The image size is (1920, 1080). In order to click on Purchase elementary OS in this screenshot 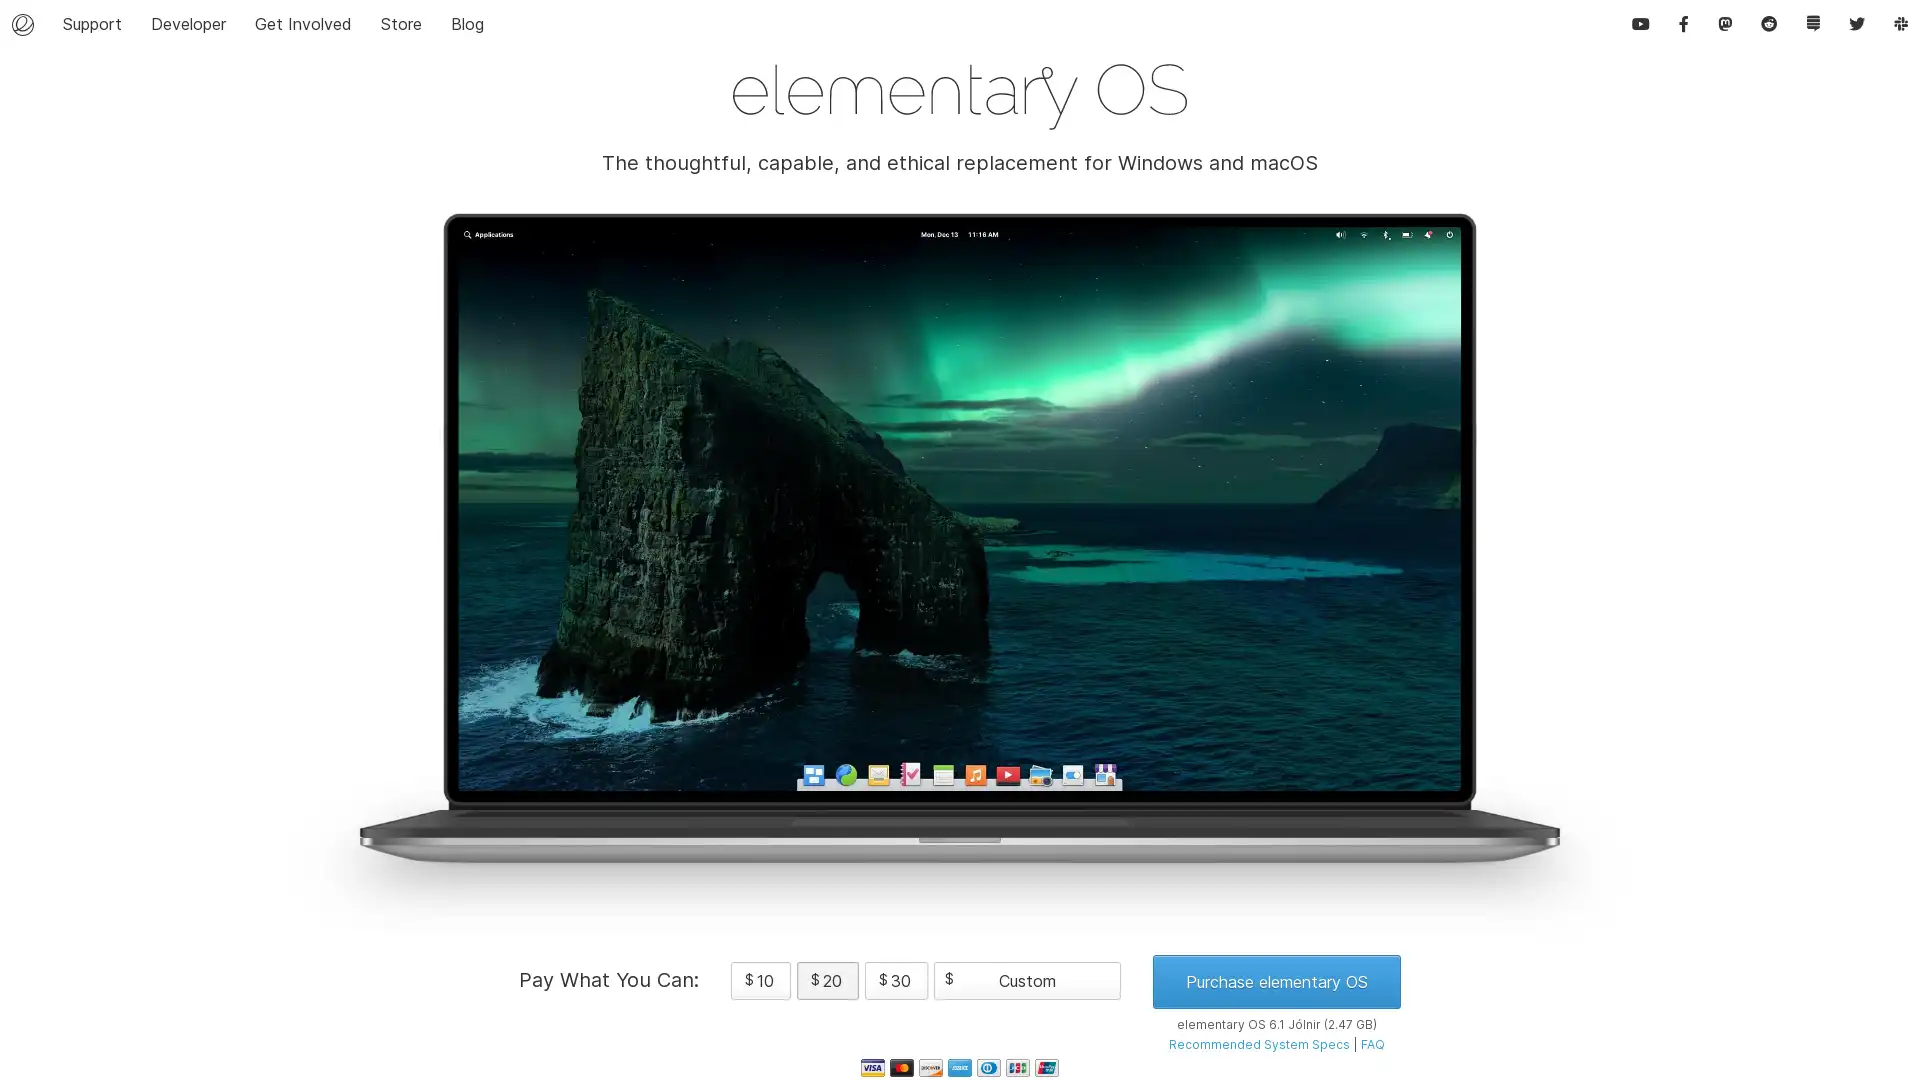, I will do `click(1275, 981)`.